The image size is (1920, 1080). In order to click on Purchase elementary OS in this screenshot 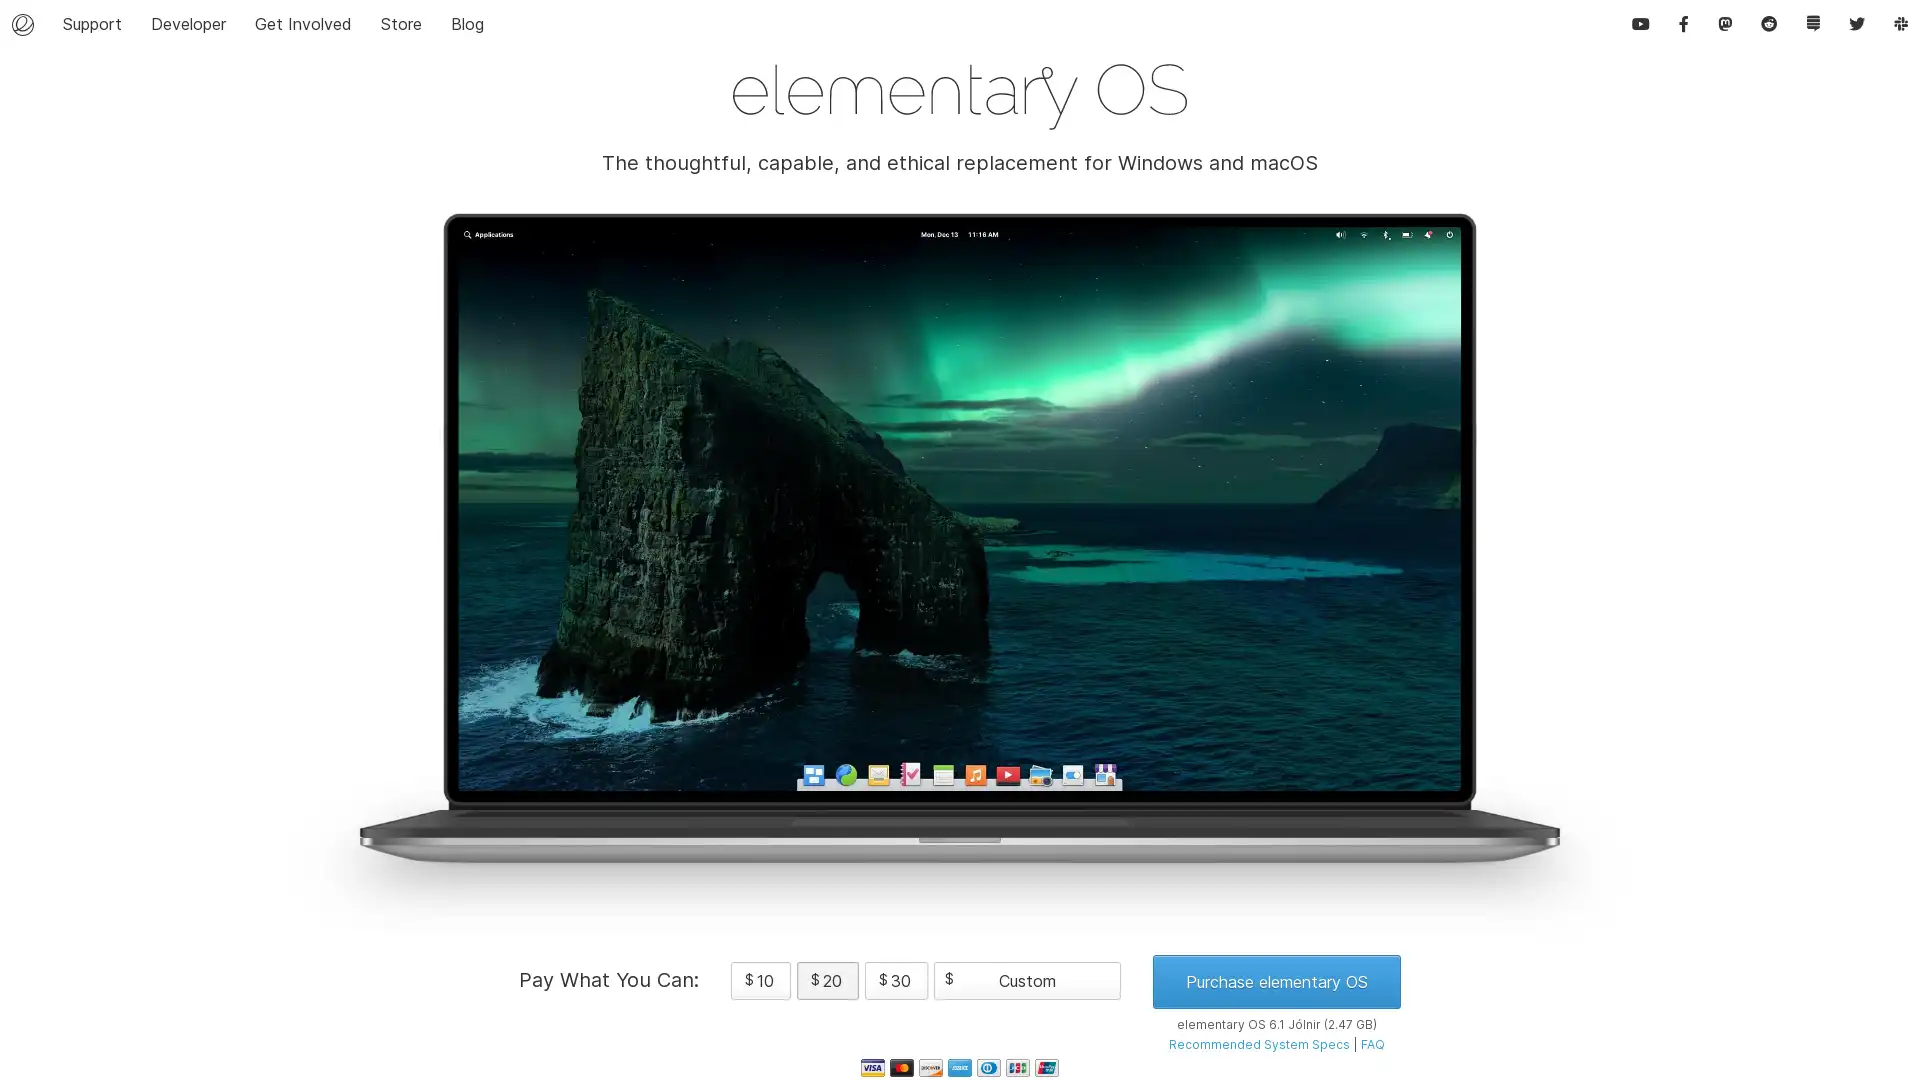, I will do `click(1275, 981)`.